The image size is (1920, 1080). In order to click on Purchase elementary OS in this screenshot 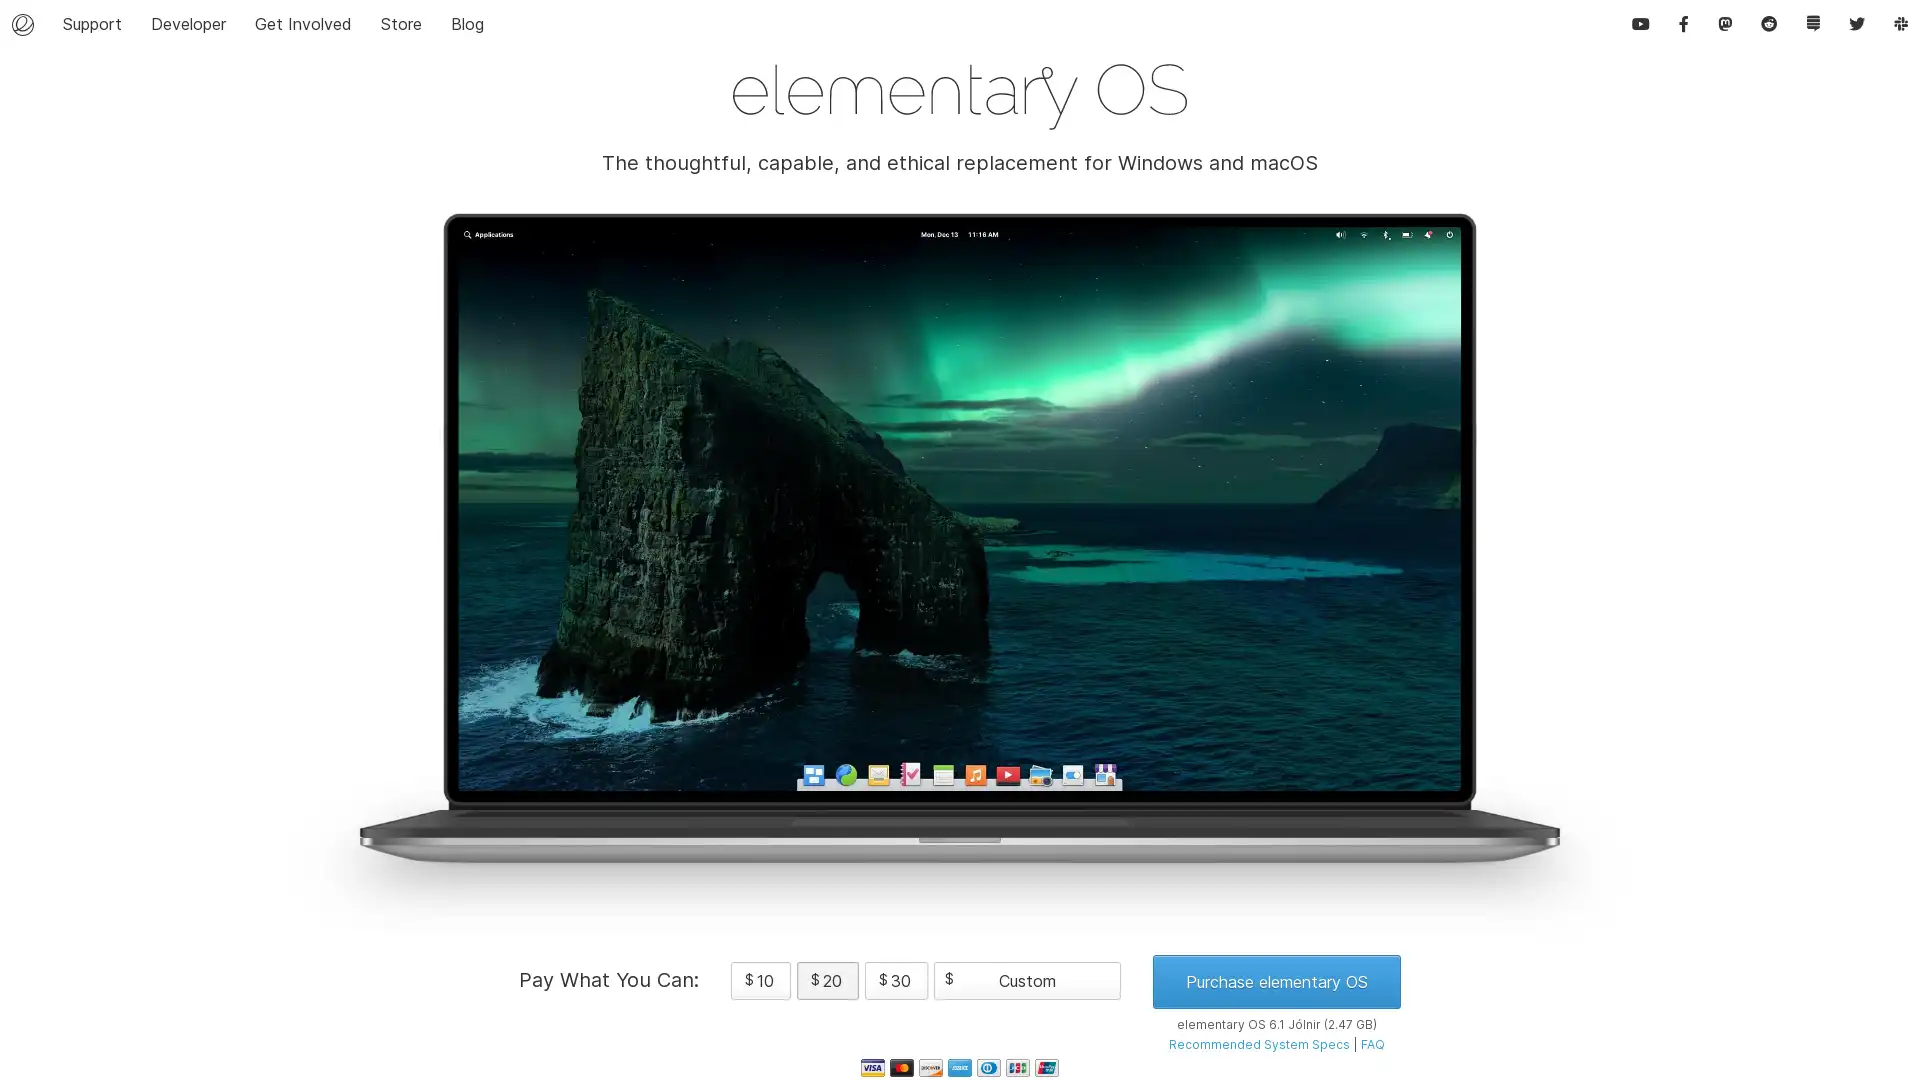, I will do `click(1275, 981)`.